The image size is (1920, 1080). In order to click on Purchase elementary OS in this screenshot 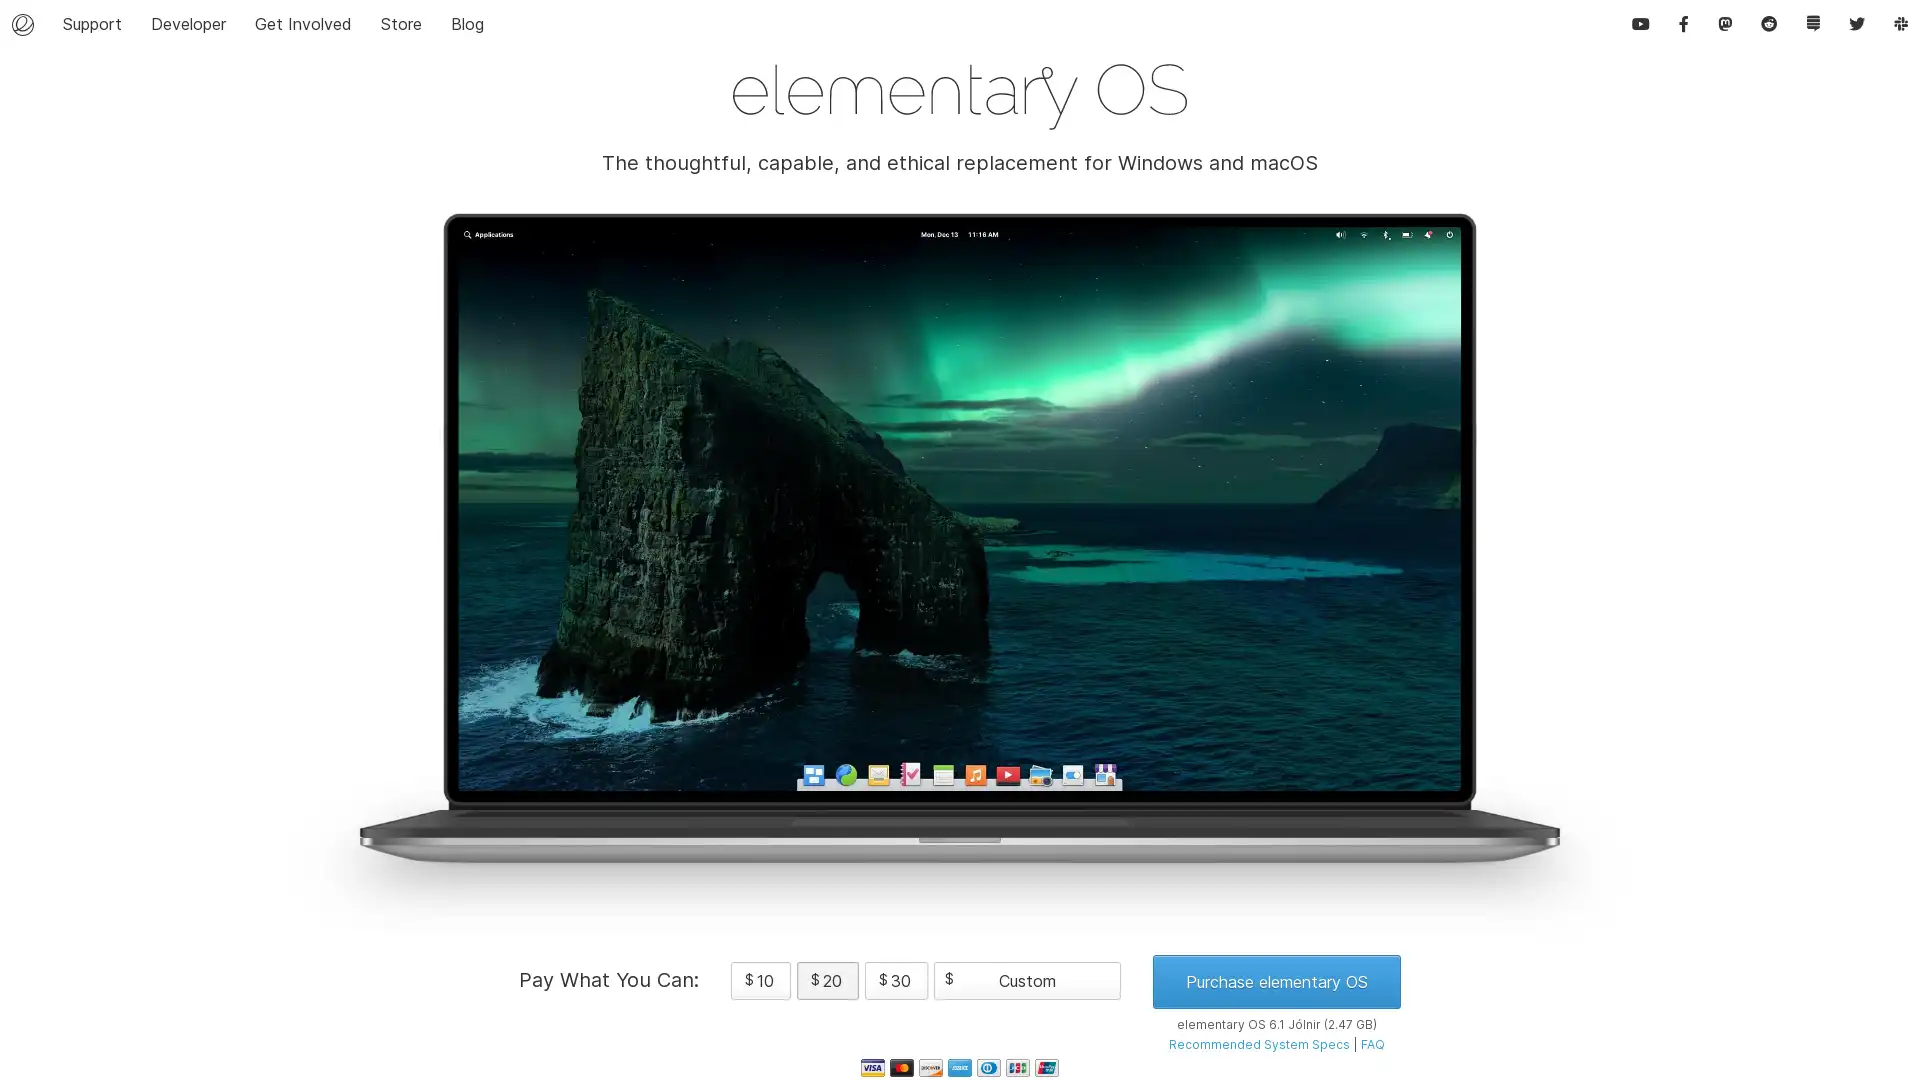, I will do `click(1275, 981)`.